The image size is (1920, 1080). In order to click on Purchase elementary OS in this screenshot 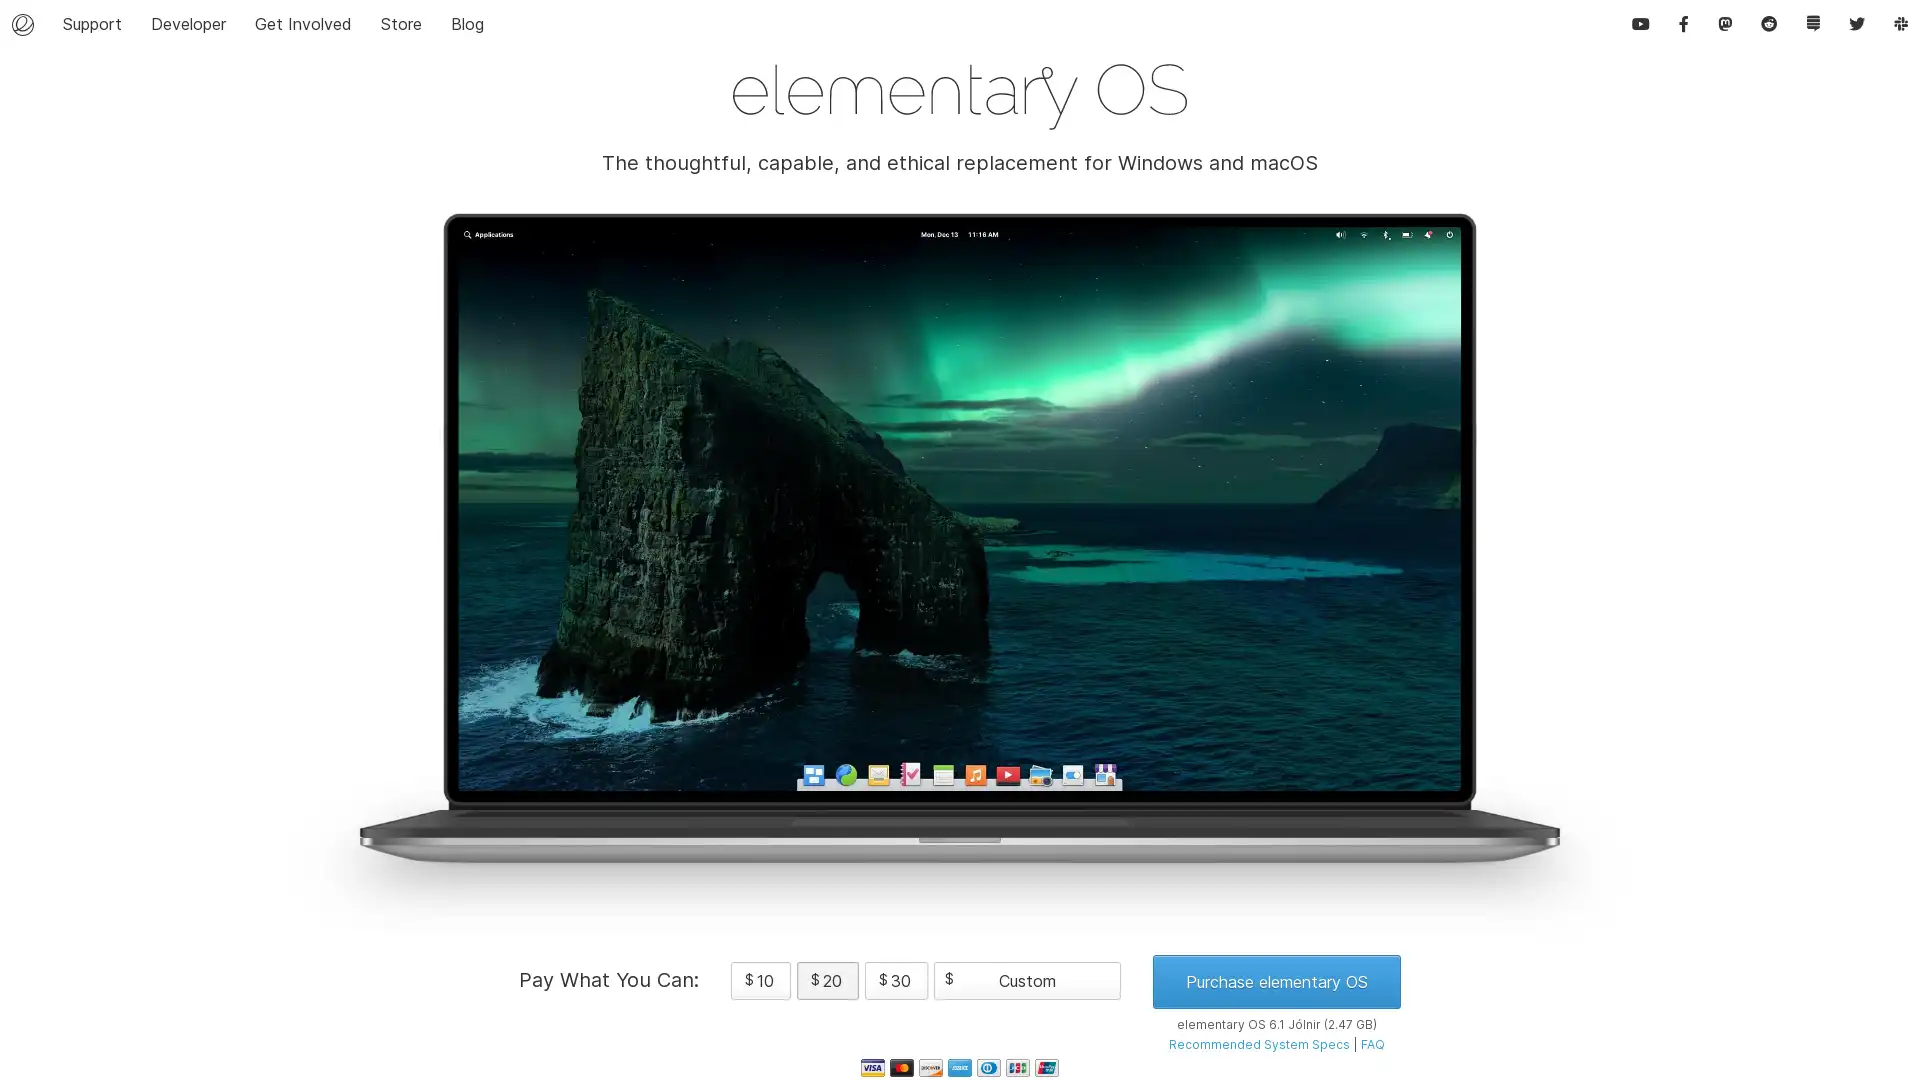, I will do `click(1275, 981)`.